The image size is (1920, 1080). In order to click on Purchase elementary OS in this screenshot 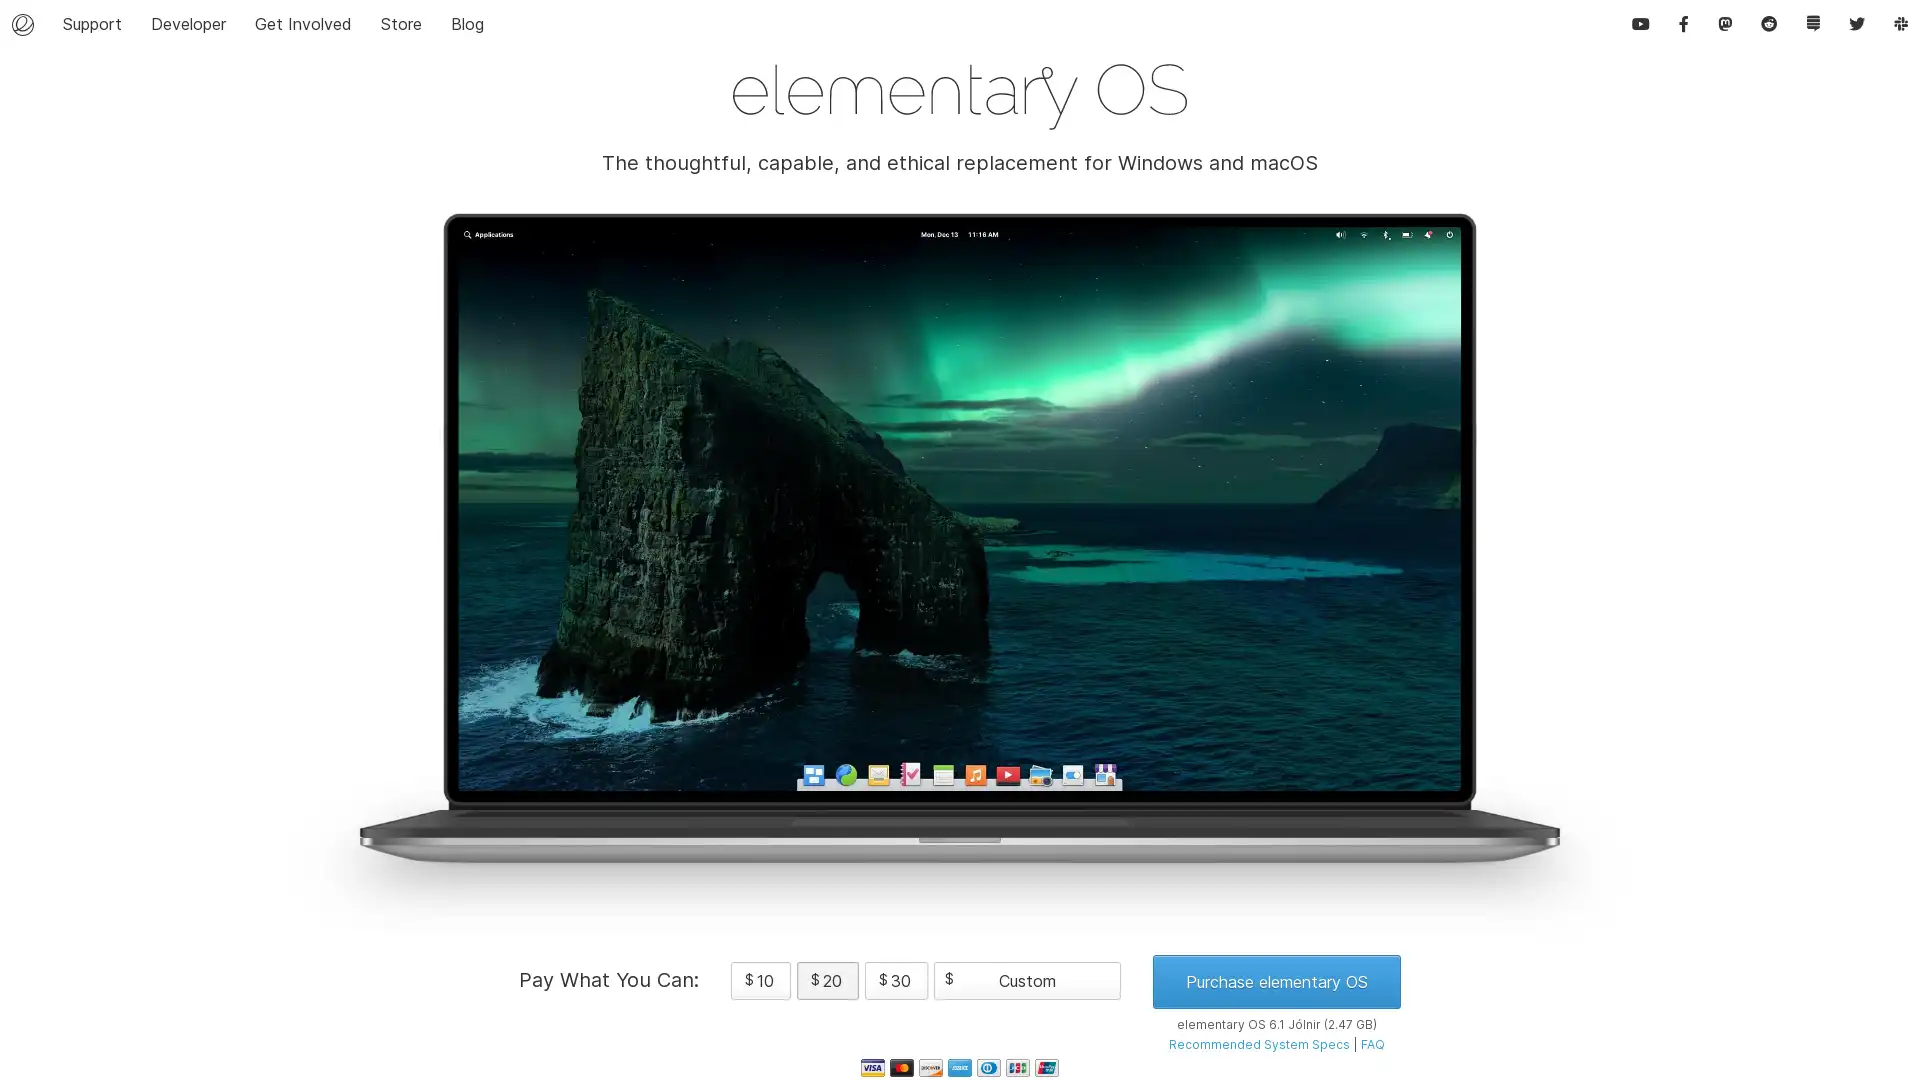, I will do `click(1275, 981)`.